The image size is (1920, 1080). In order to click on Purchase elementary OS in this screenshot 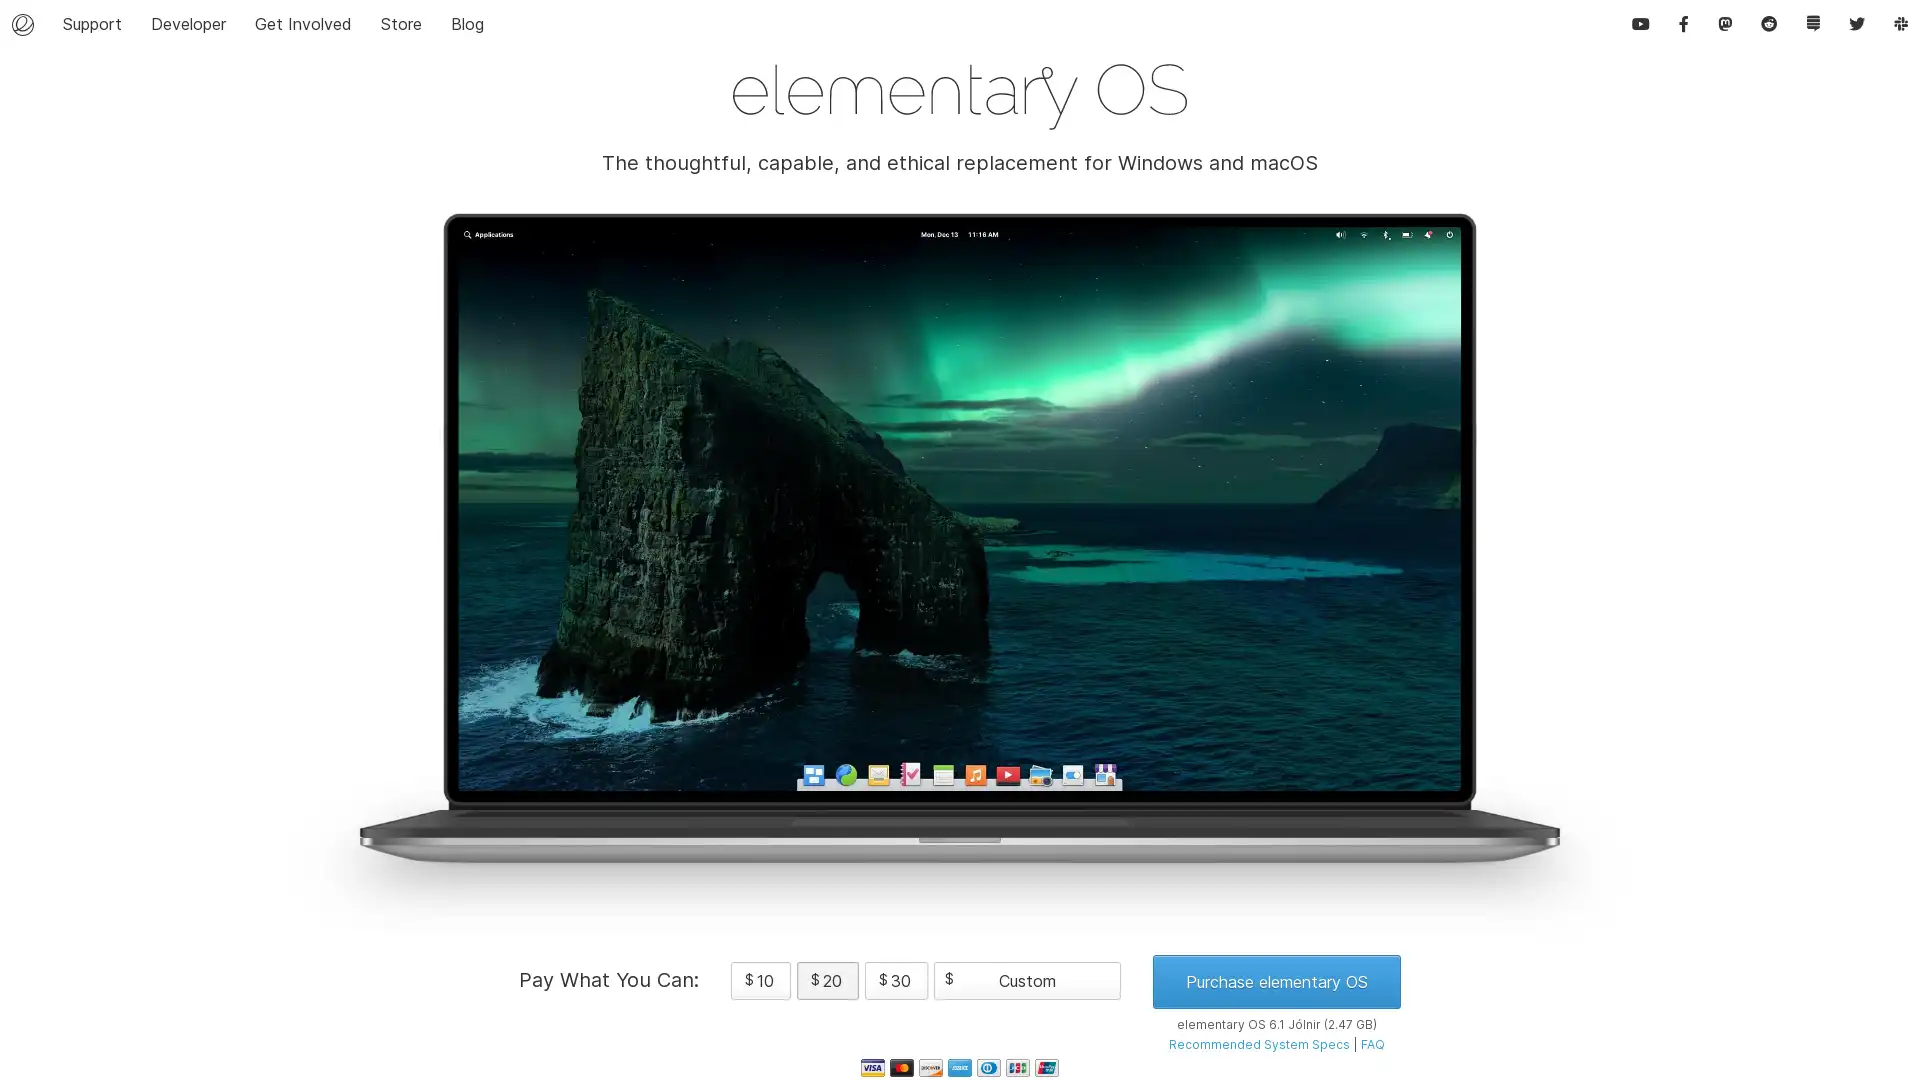, I will do `click(1275, 981)`.